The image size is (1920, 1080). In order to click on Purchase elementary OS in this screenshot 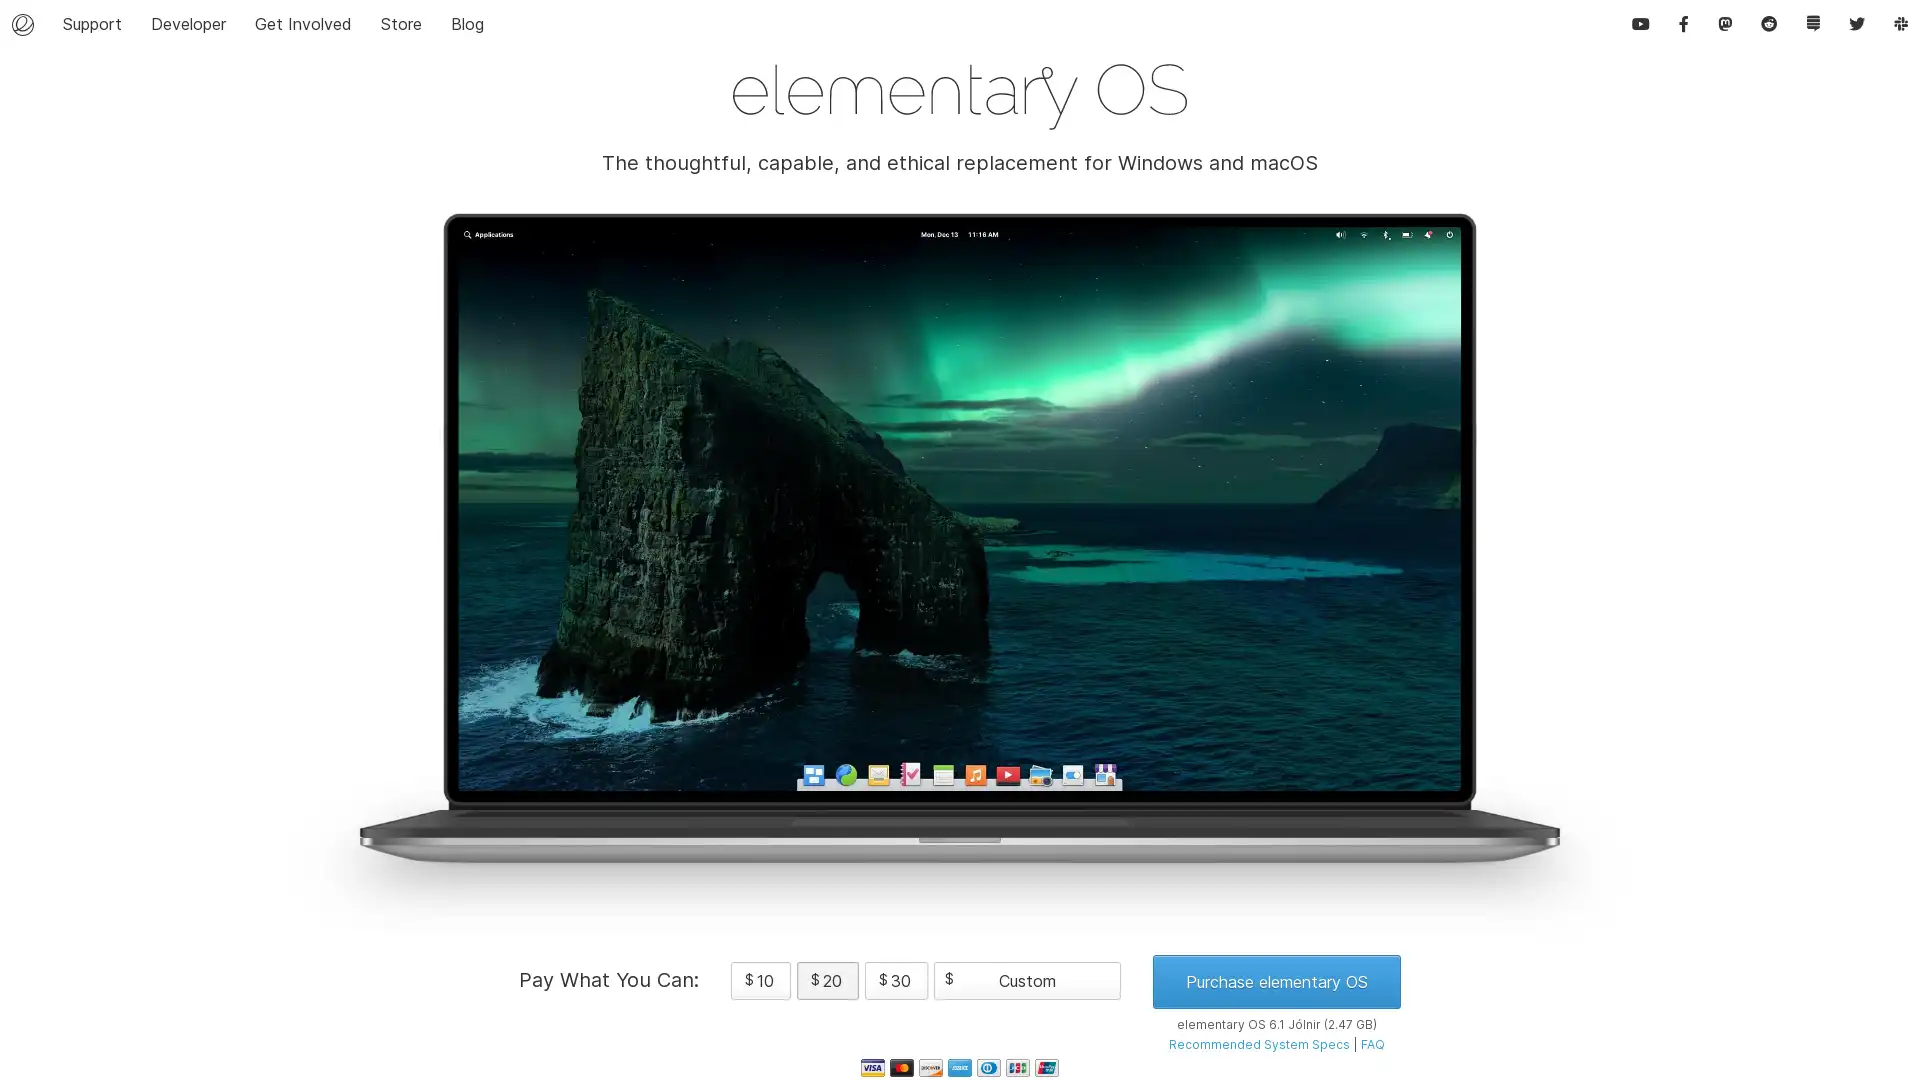, I will do `click(1275, 981)`.